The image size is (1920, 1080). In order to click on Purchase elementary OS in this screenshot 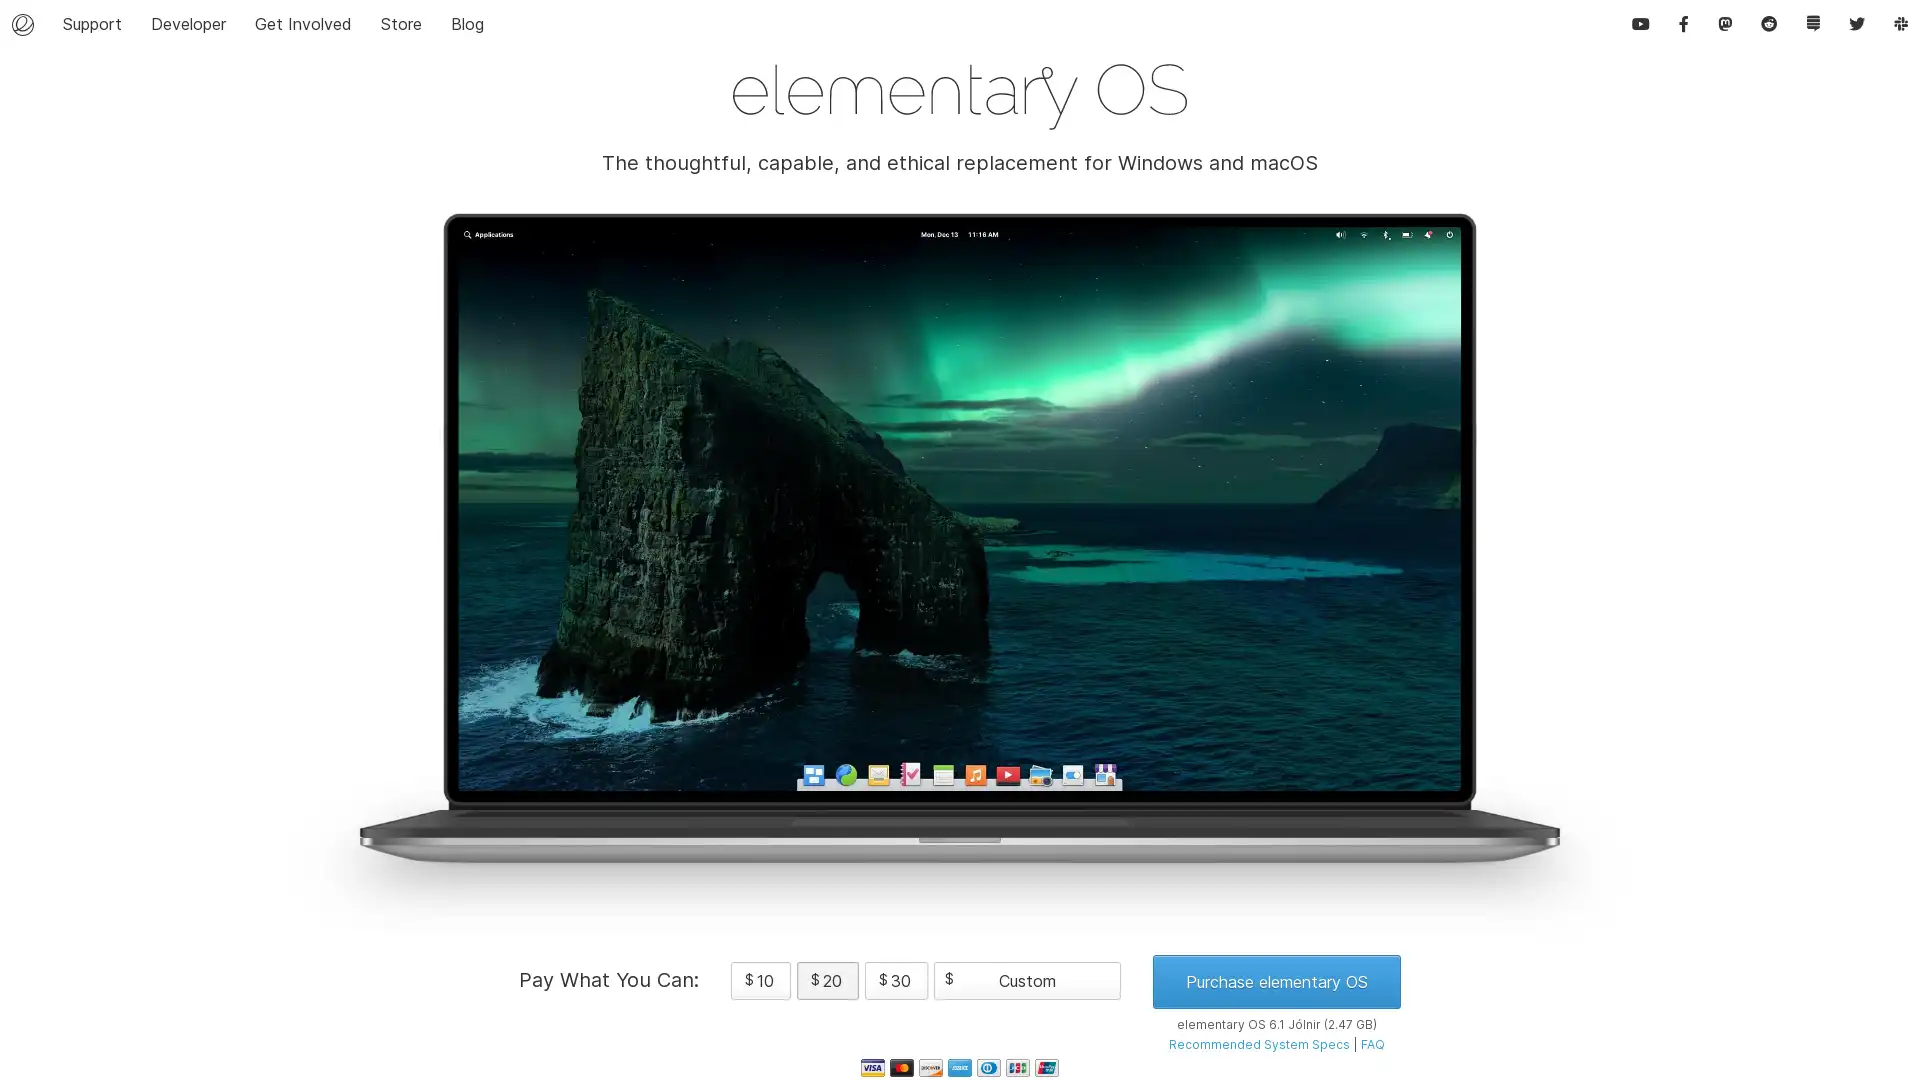, I will do `click(1275, 981)`.